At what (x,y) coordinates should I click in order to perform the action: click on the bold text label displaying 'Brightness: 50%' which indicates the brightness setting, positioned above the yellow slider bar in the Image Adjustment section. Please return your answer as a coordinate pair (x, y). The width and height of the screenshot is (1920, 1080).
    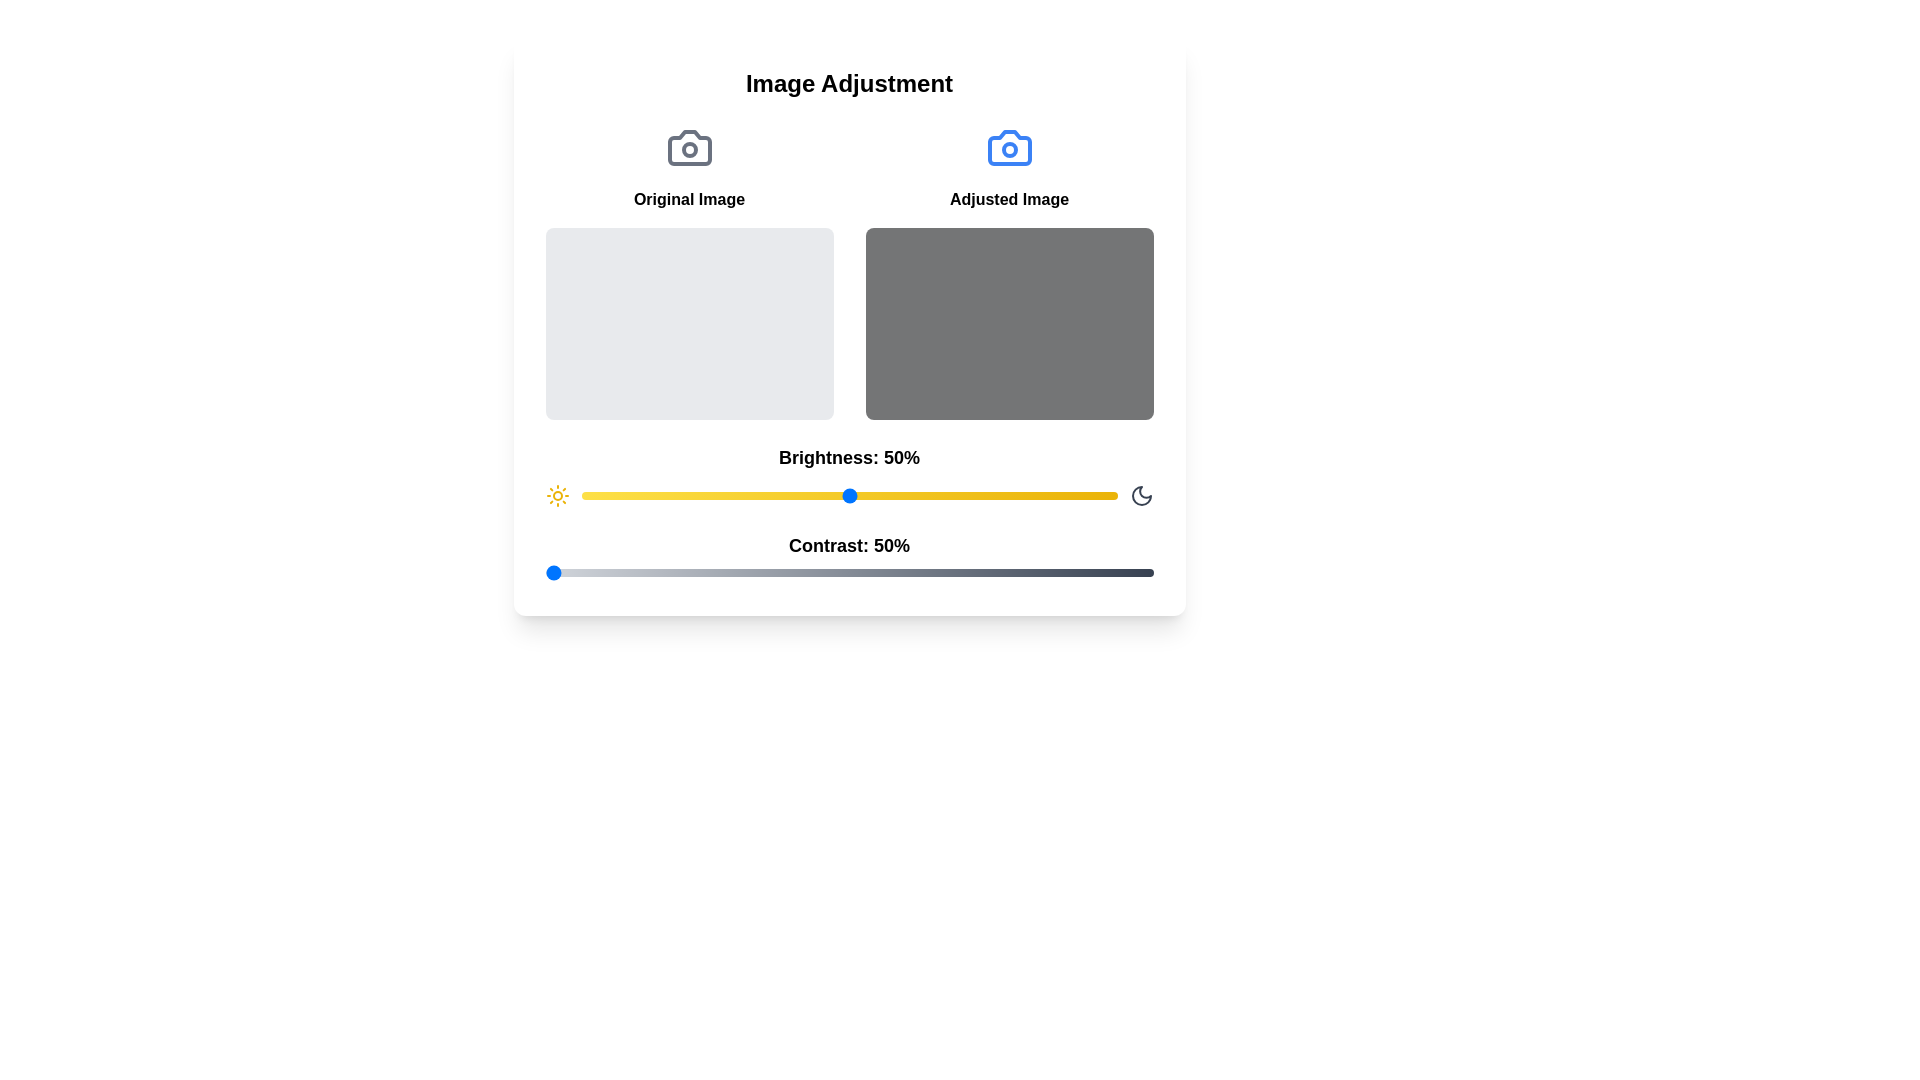
    Looking at the image, I should click on (849, 458).